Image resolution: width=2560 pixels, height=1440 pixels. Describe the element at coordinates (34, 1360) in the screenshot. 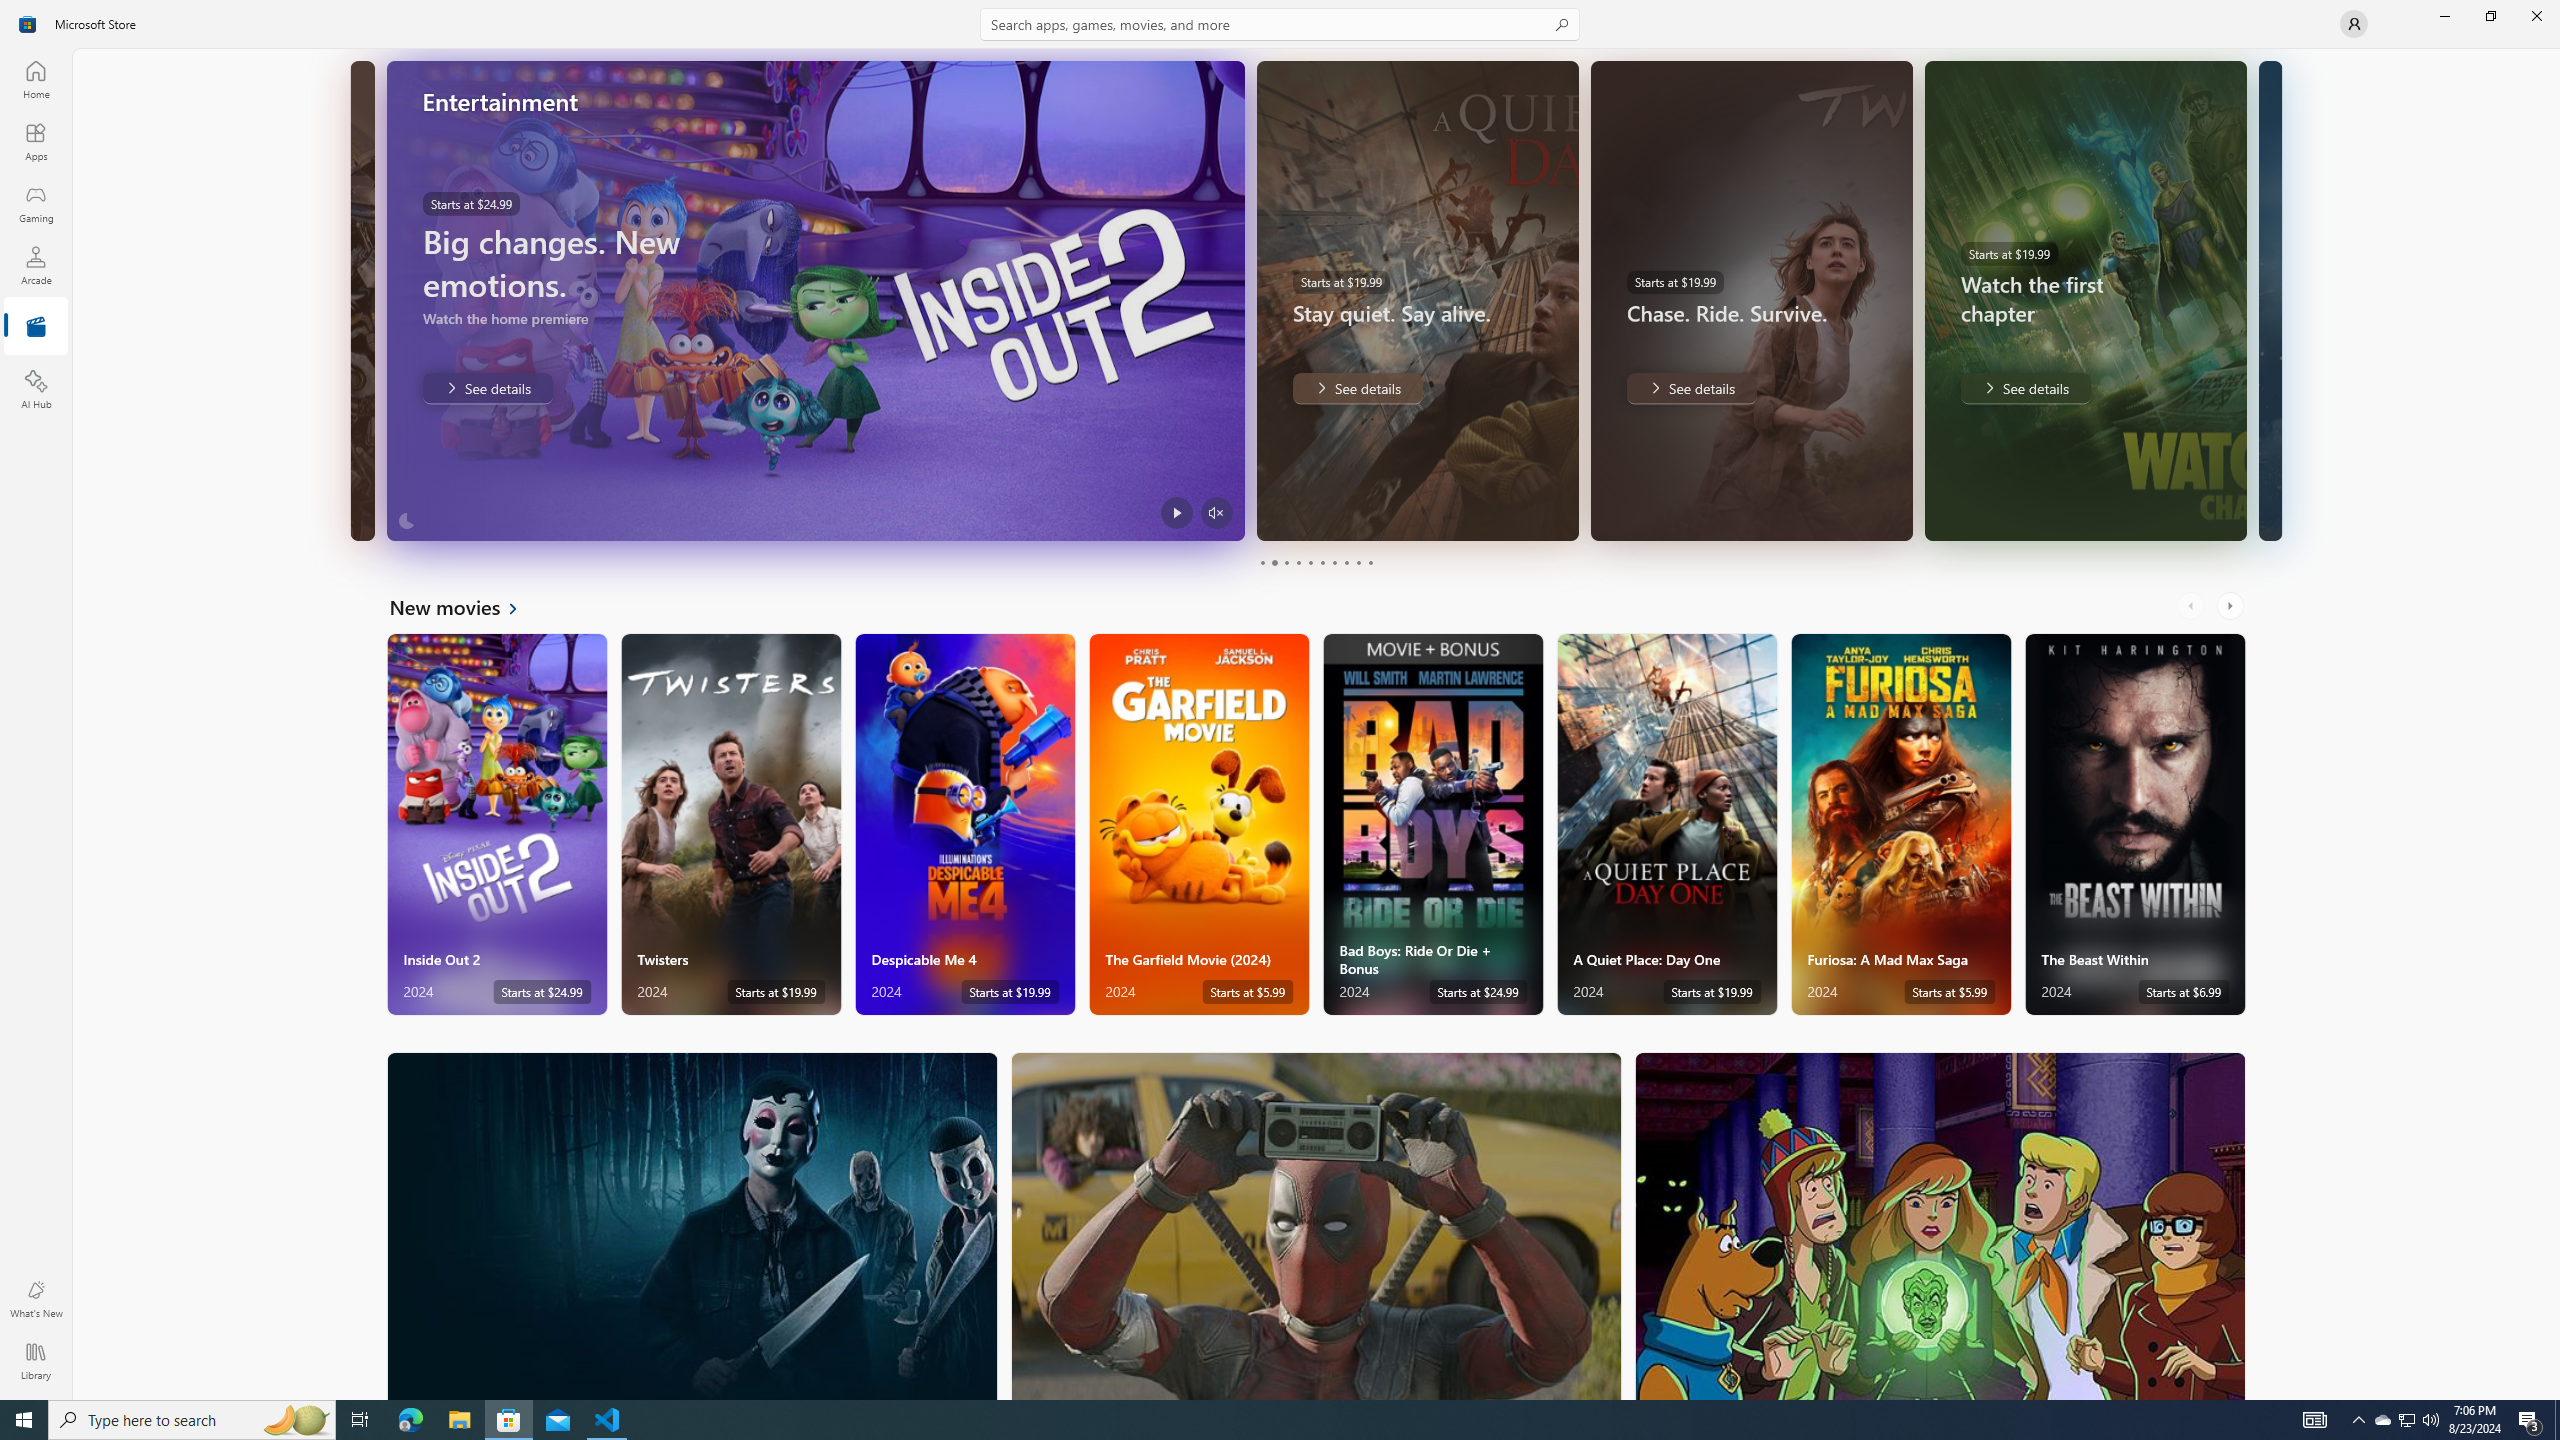

I see `'Library'` at that location.